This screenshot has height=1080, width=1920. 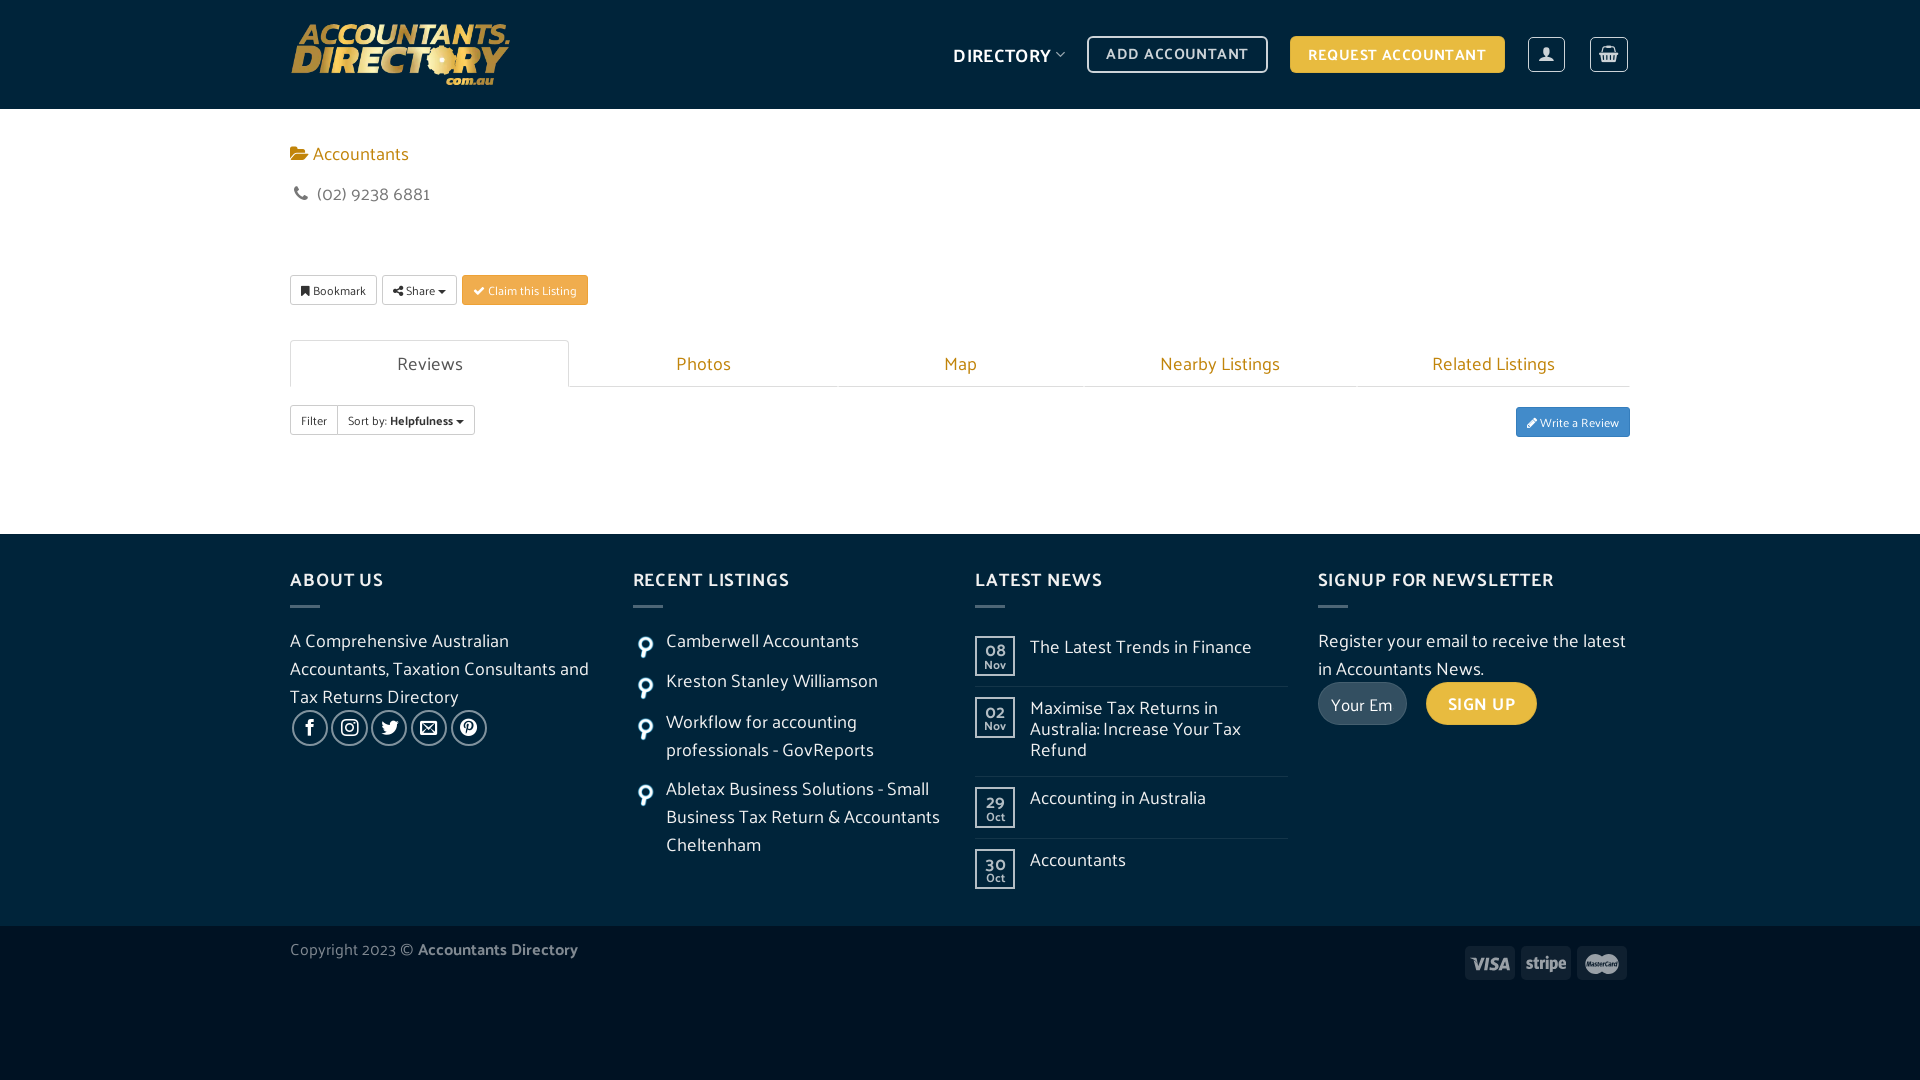 I want to click on 'Sign Up', so click(x=1481, y=702).